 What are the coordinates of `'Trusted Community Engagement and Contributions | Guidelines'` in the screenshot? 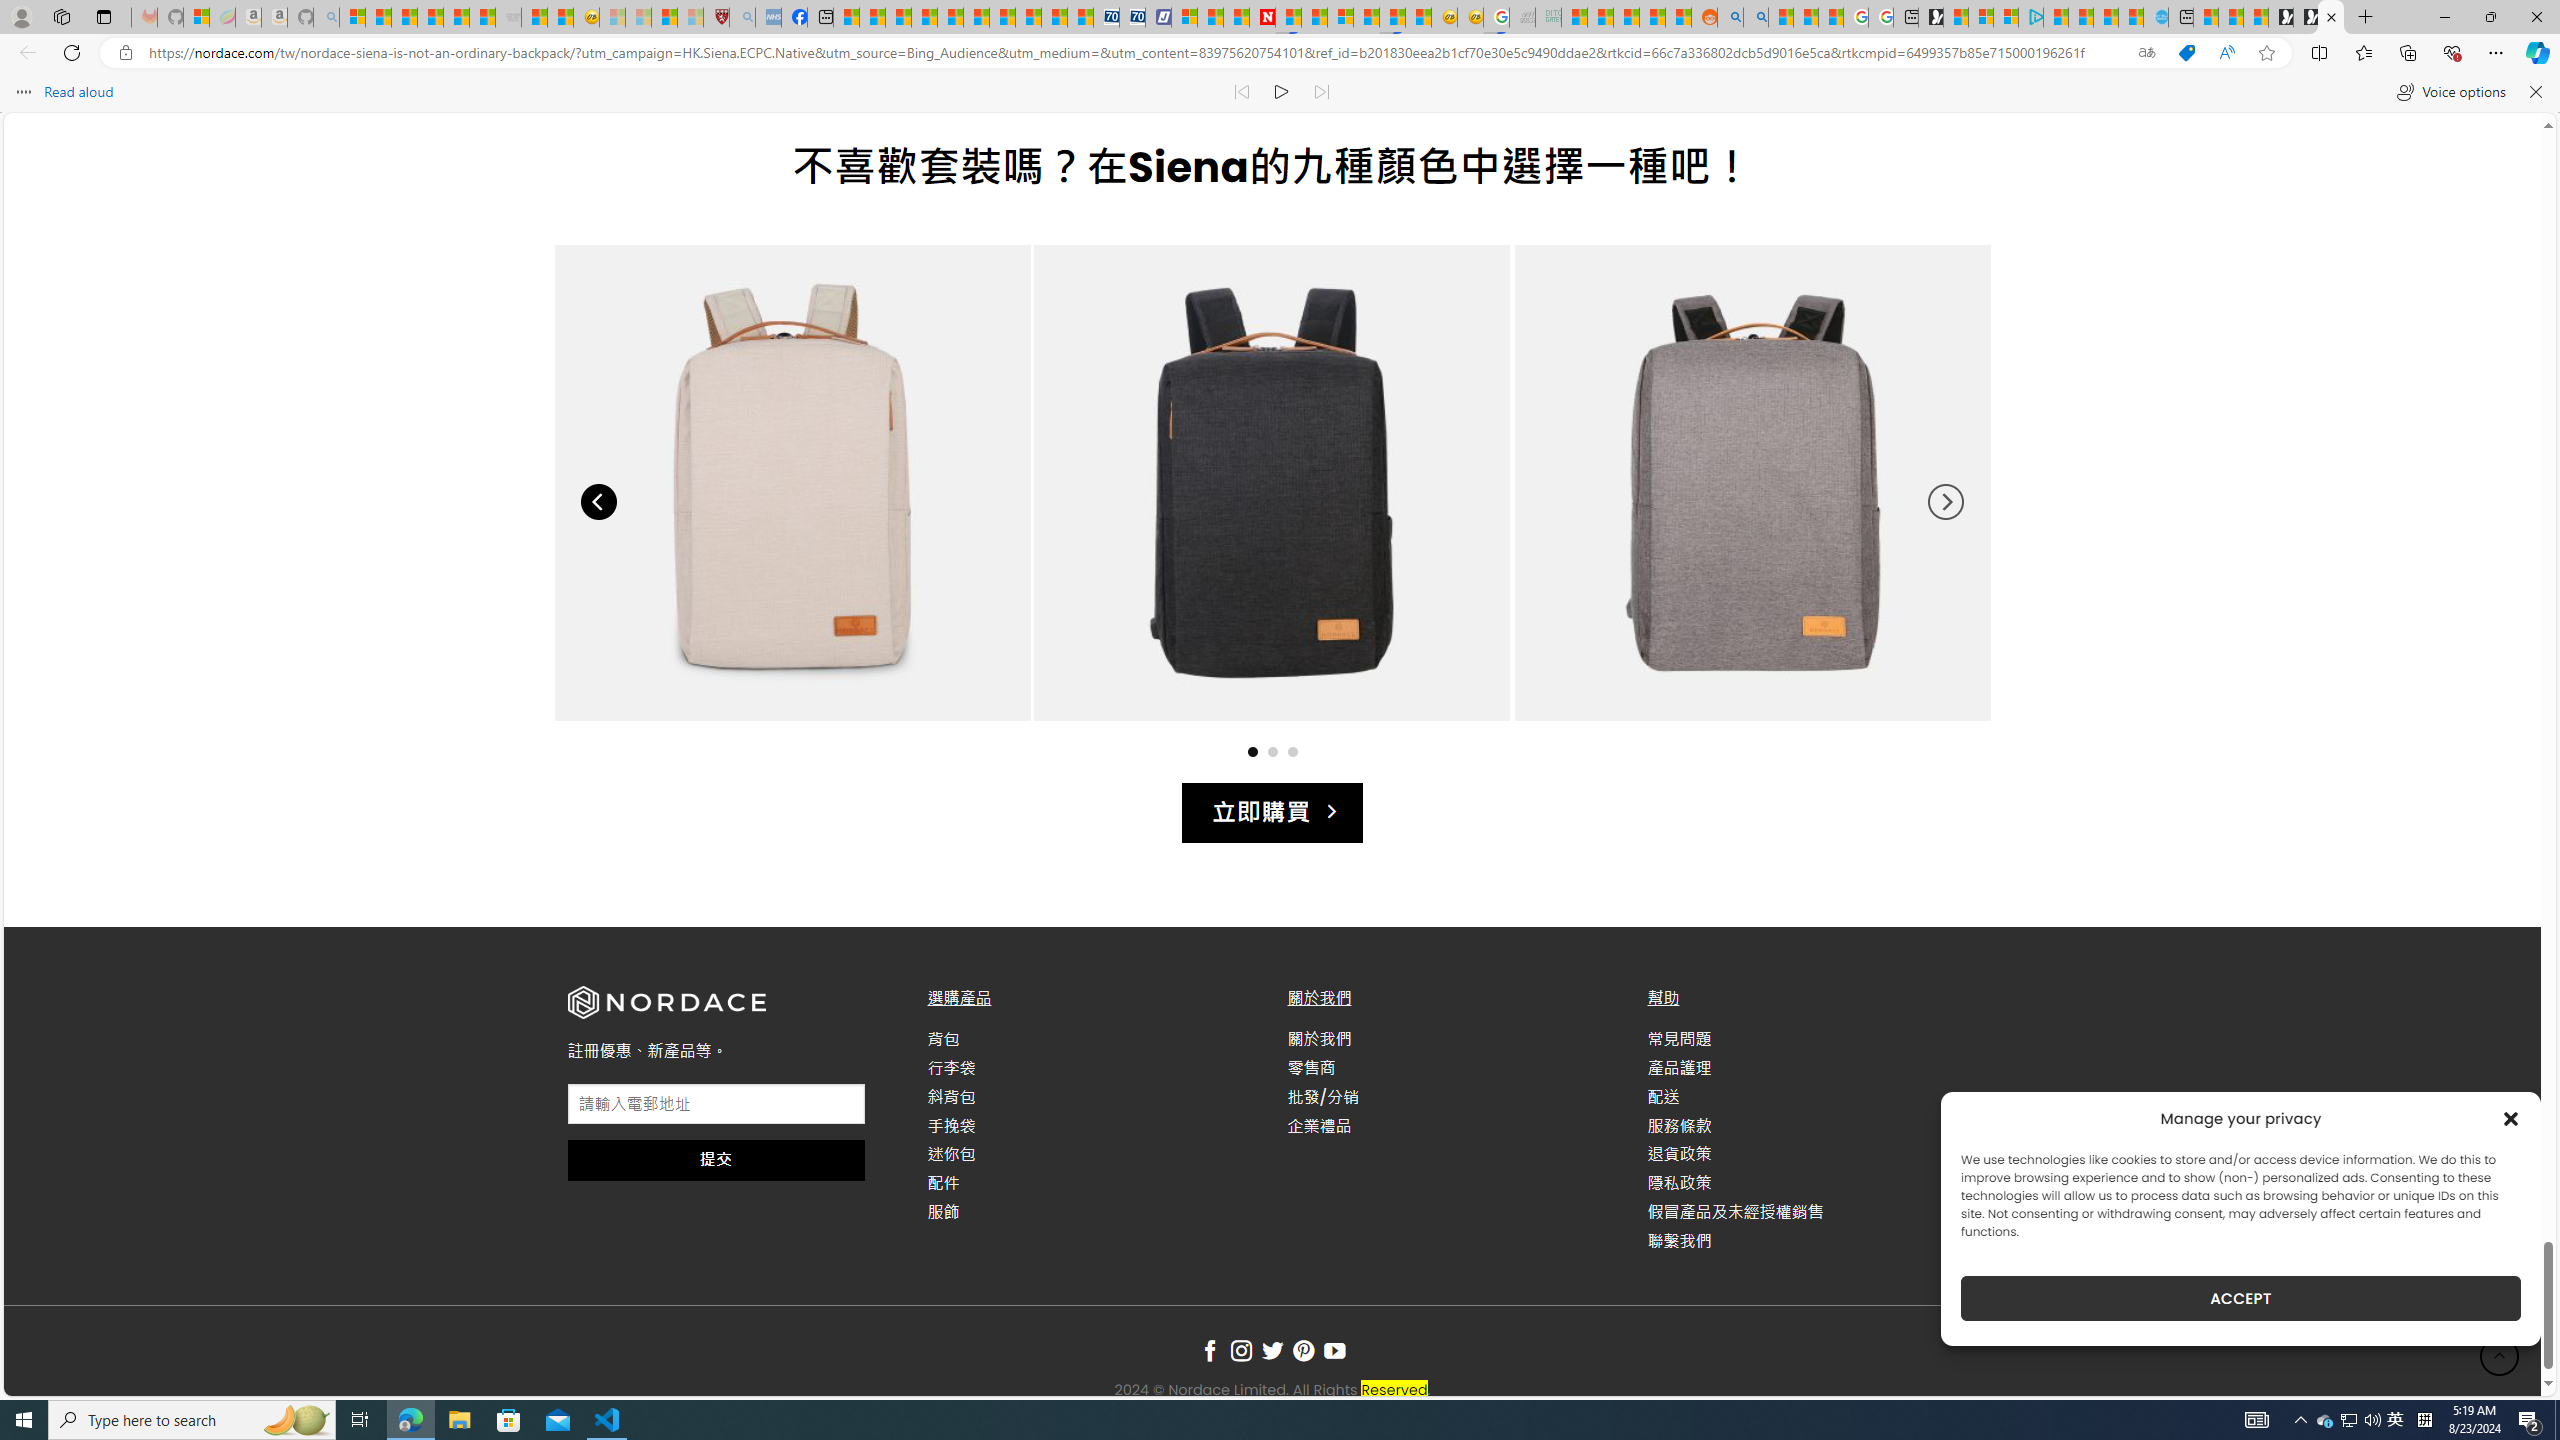 It's located at (1288, 16).